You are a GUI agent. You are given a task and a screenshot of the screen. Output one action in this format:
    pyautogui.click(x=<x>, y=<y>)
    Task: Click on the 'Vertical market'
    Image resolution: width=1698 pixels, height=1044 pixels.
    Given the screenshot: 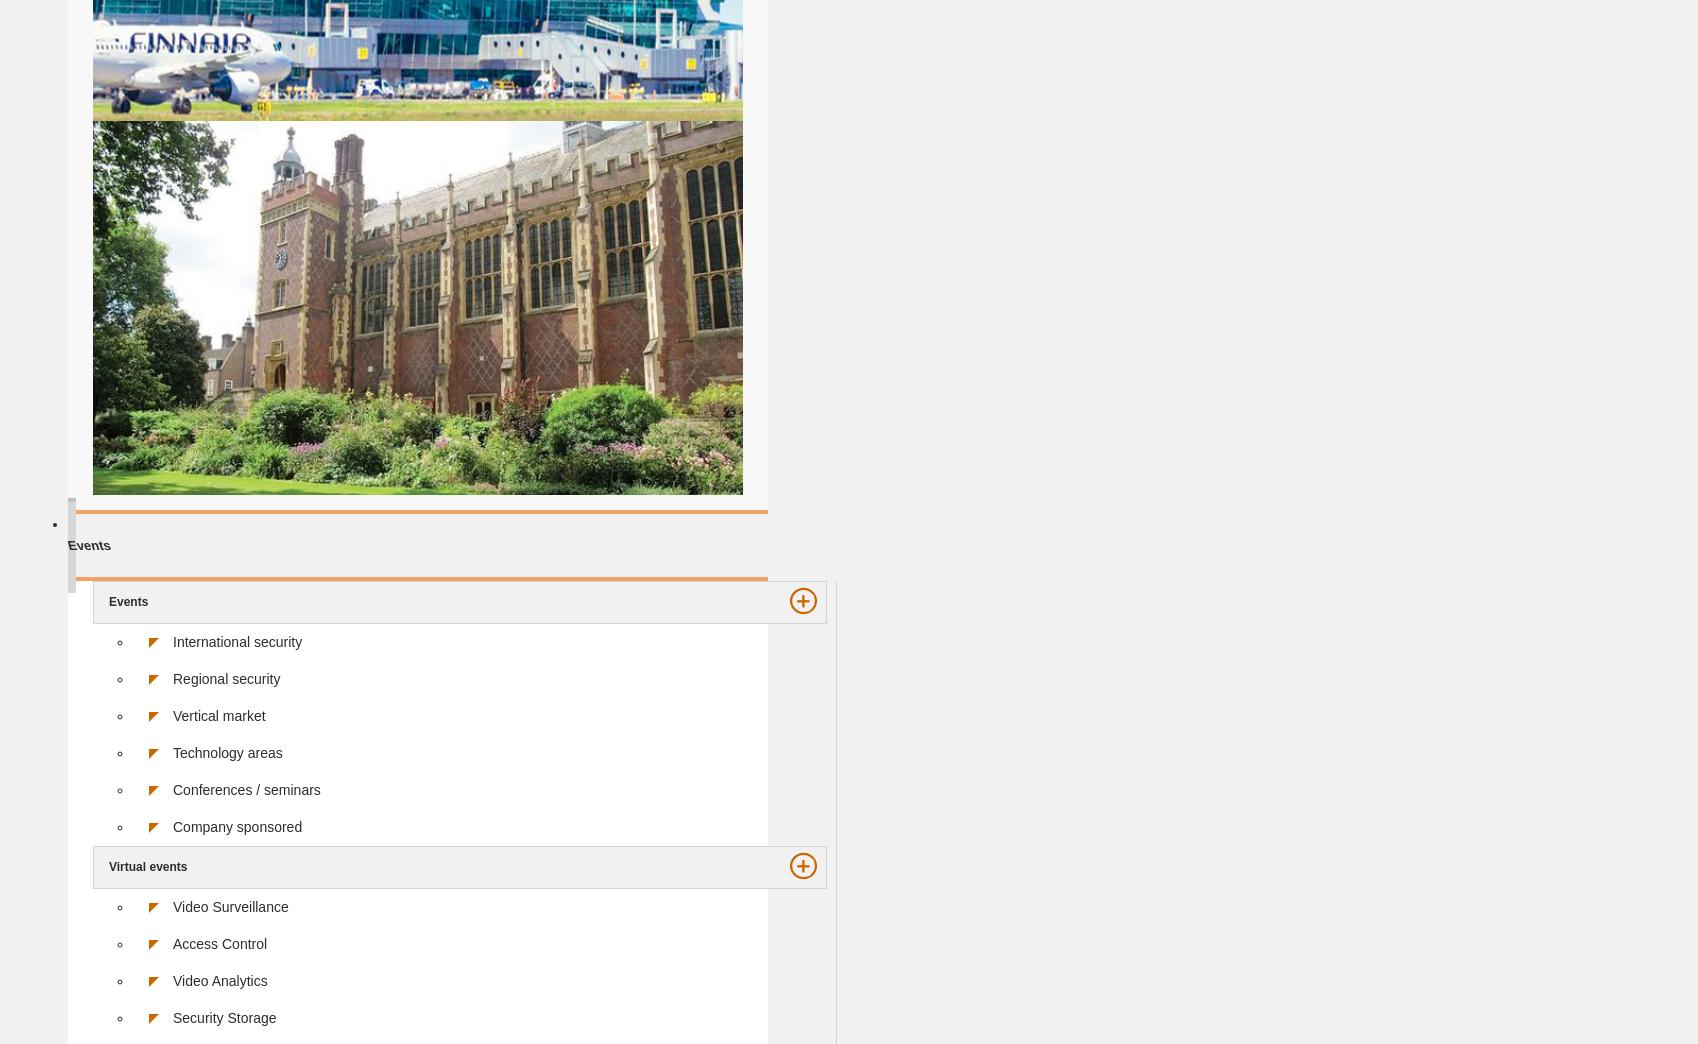 What is the action you would take?
    pyautogui.click(x=219, y=714)
    